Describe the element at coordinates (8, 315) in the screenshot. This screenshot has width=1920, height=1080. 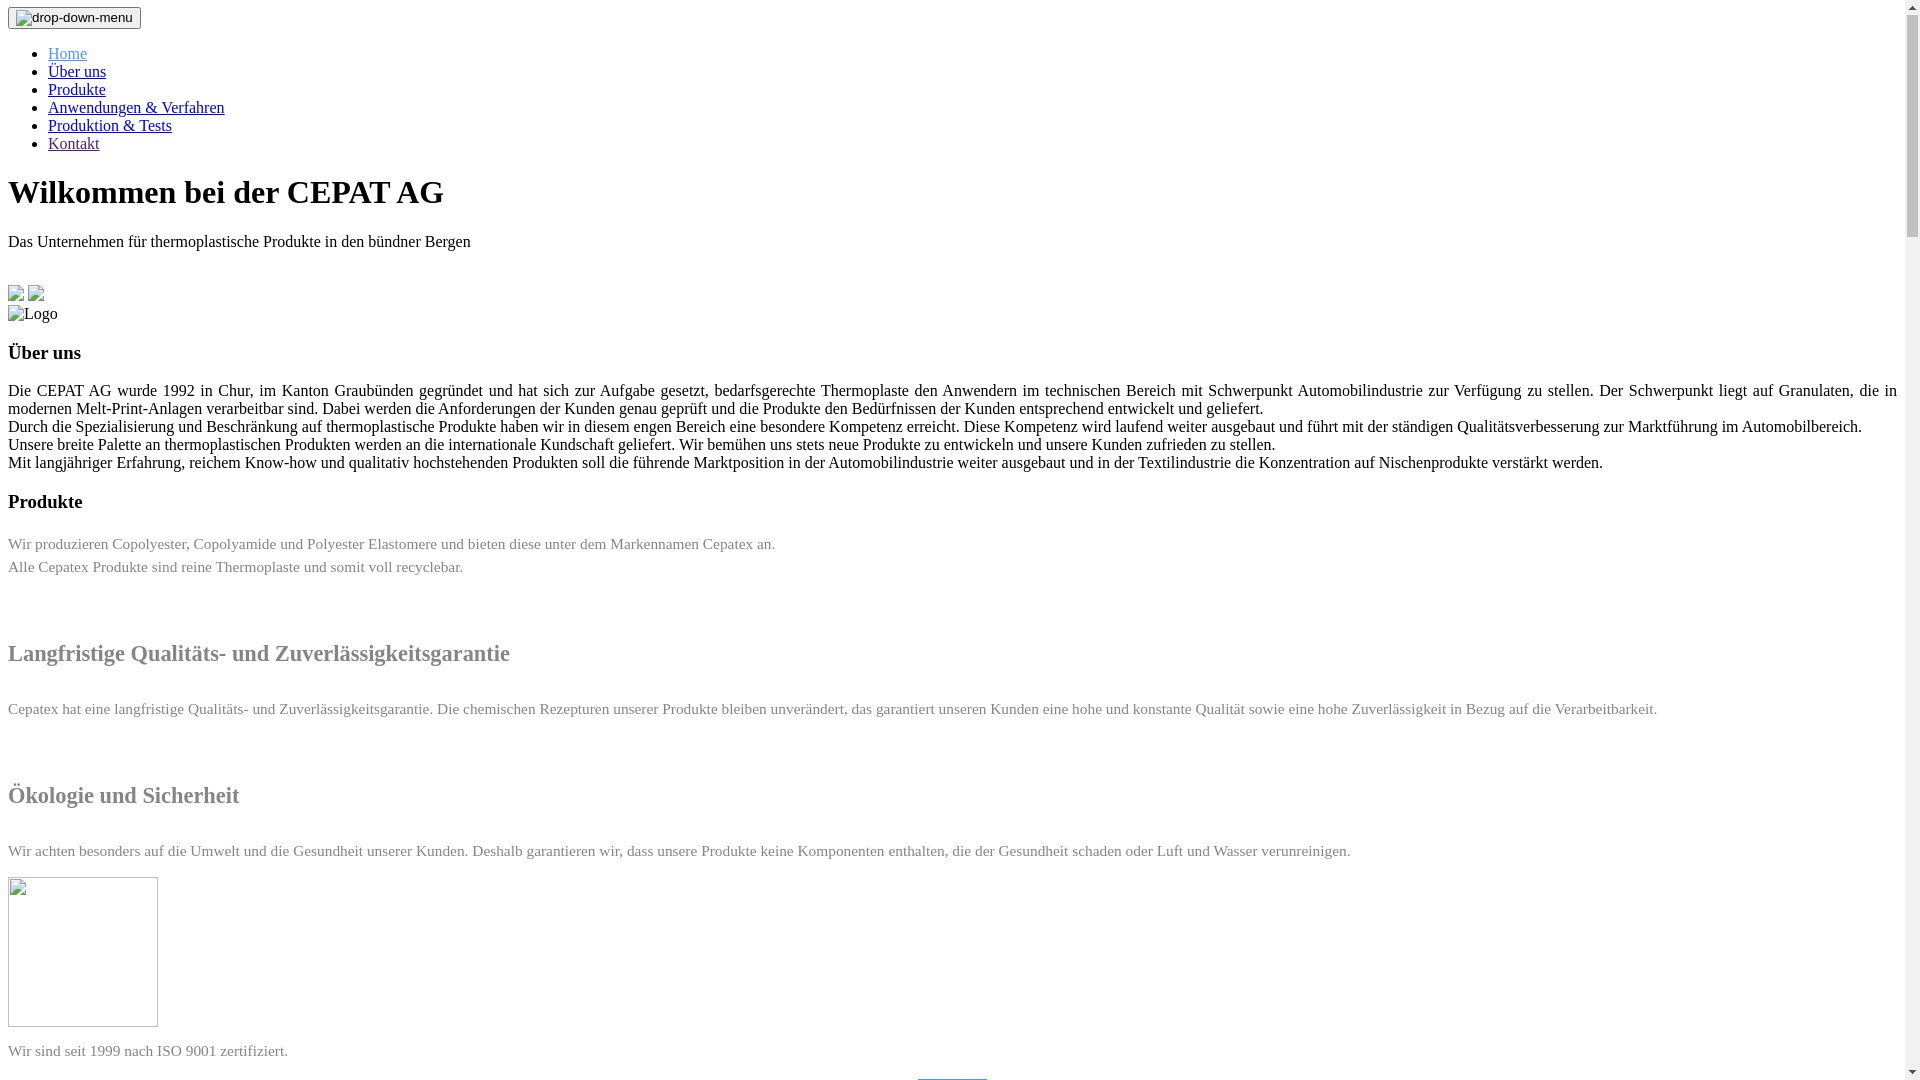
I see `'Logo'` at that location.